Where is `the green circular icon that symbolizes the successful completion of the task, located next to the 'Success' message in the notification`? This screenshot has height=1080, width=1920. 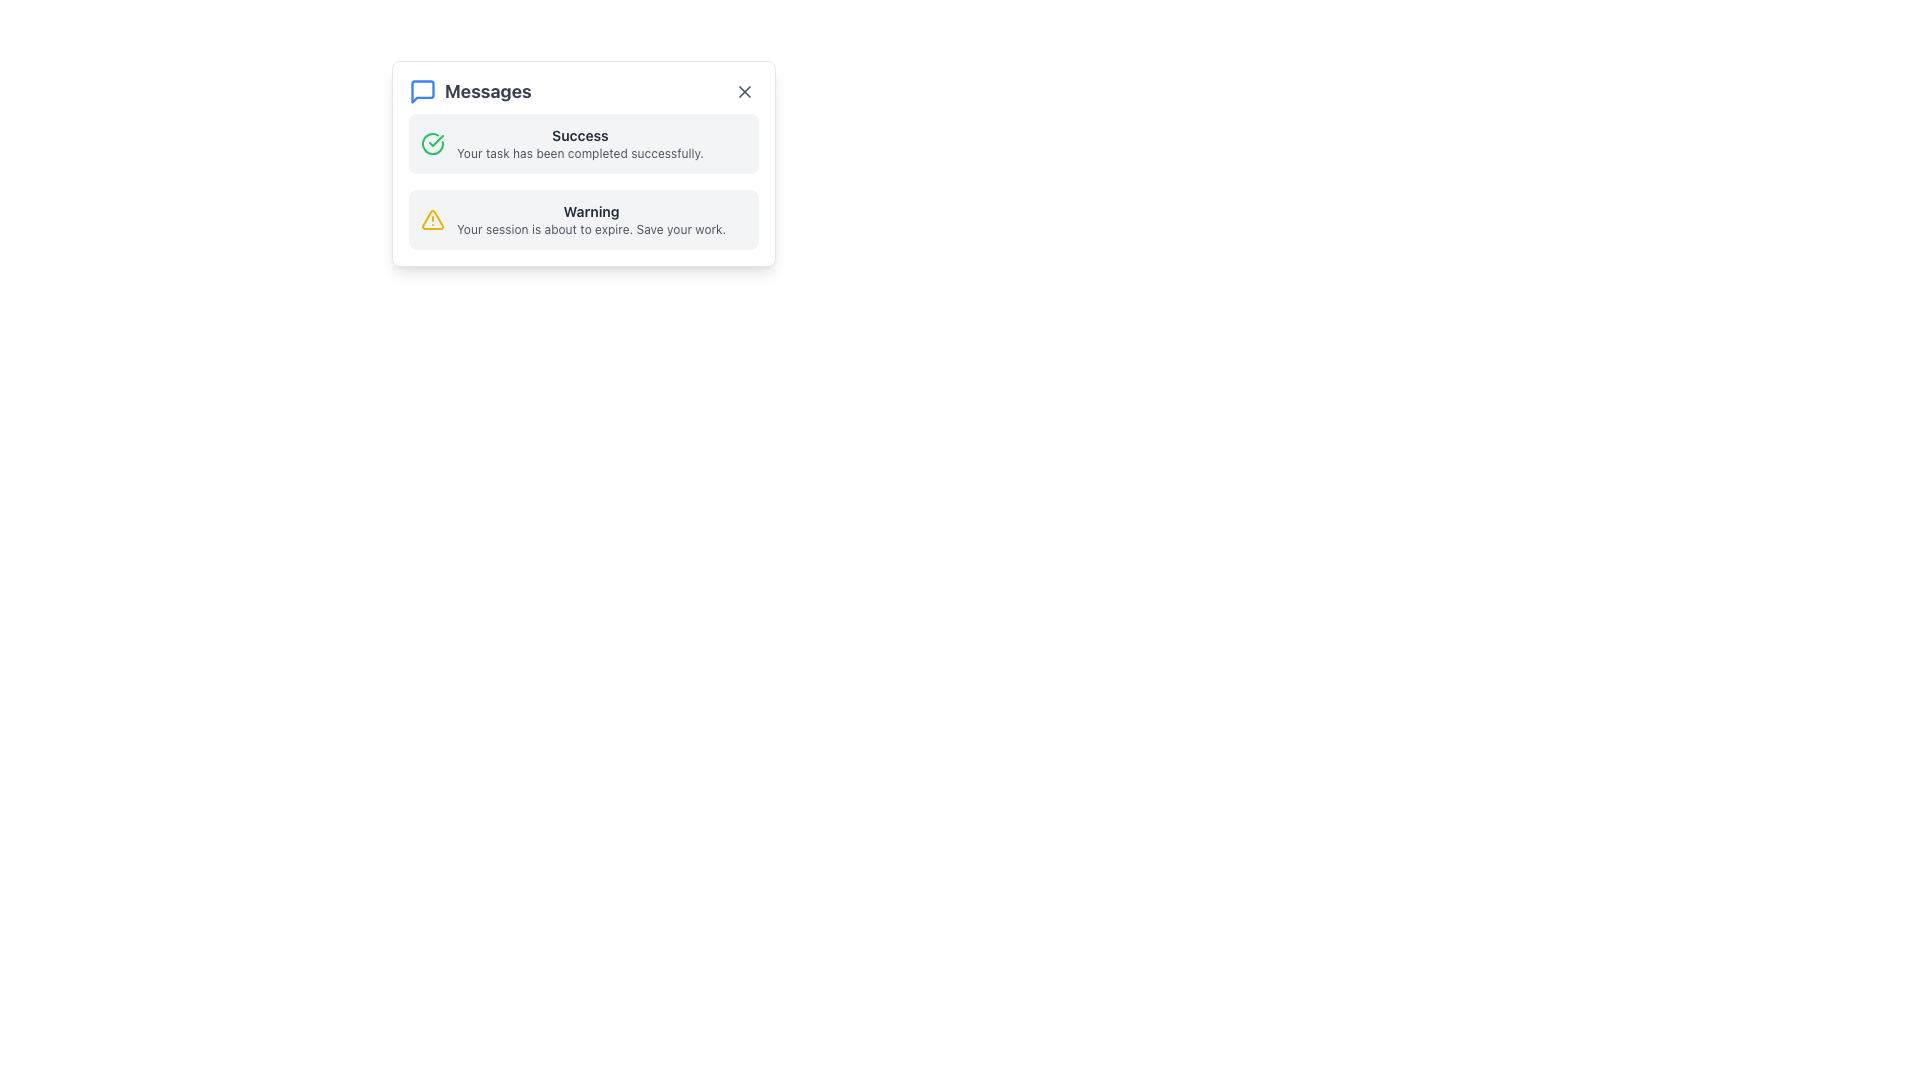
the green circular icon that symbolizes the successful completion of the task, located next to the 'Success' message in the notification is located at coordinates (435, 140).